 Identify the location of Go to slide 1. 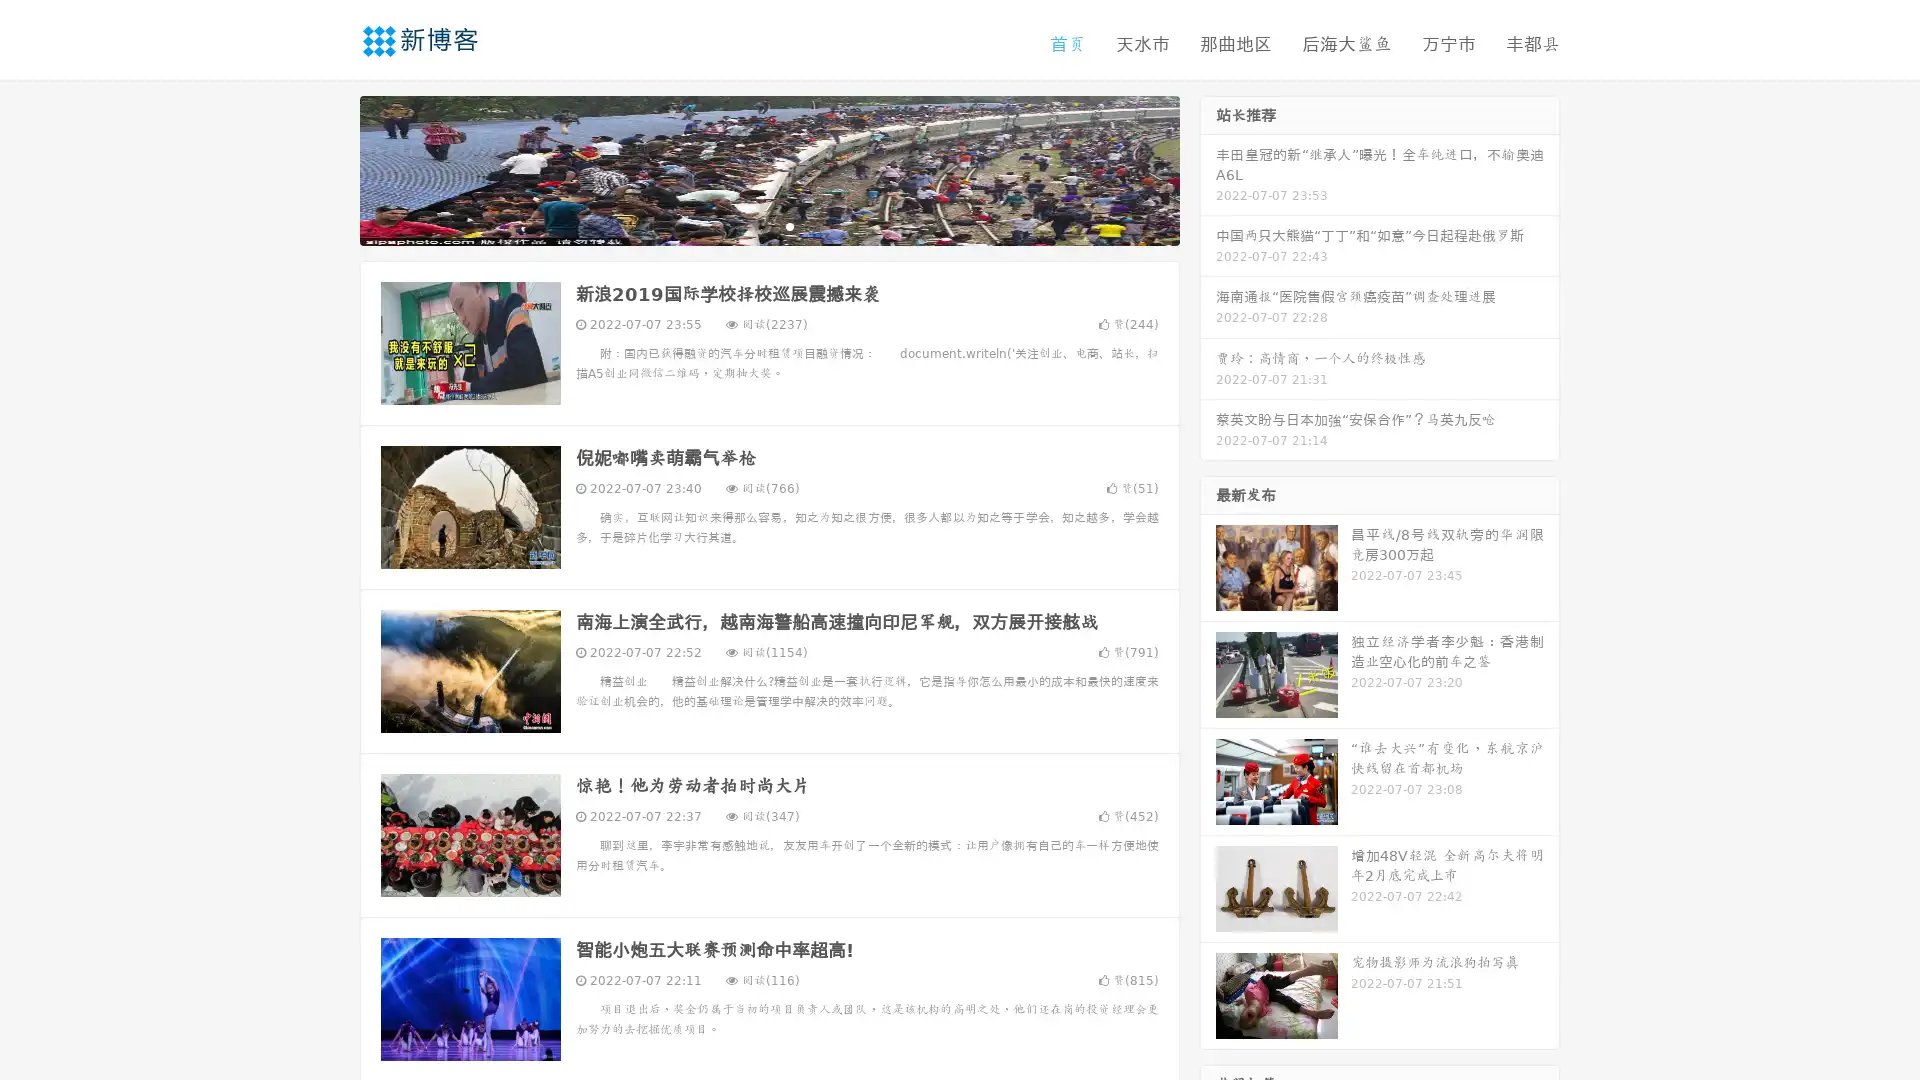
(748, 225).